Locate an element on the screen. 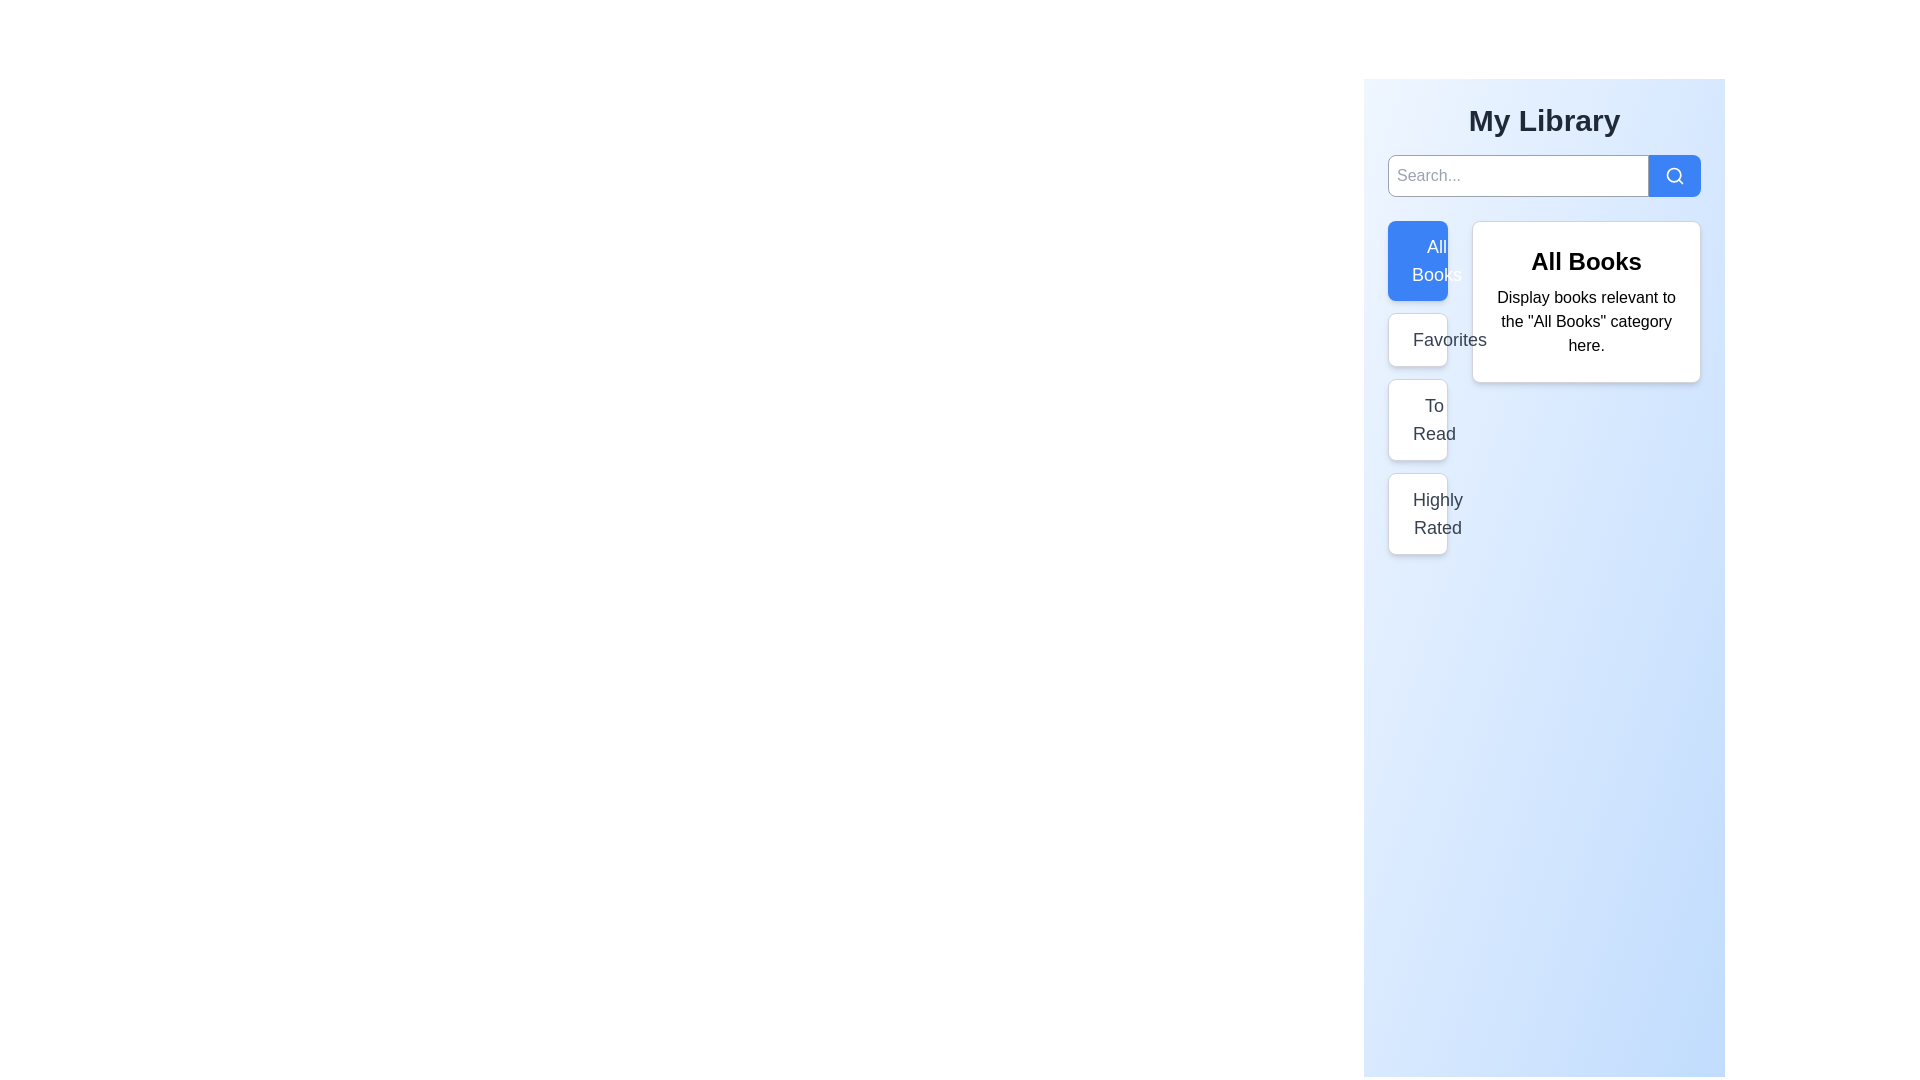 This screenshot has height=1080, width=1920. the 'All Books' category selector button located in the left sidebar menu is located at coordinates (1417, 260).